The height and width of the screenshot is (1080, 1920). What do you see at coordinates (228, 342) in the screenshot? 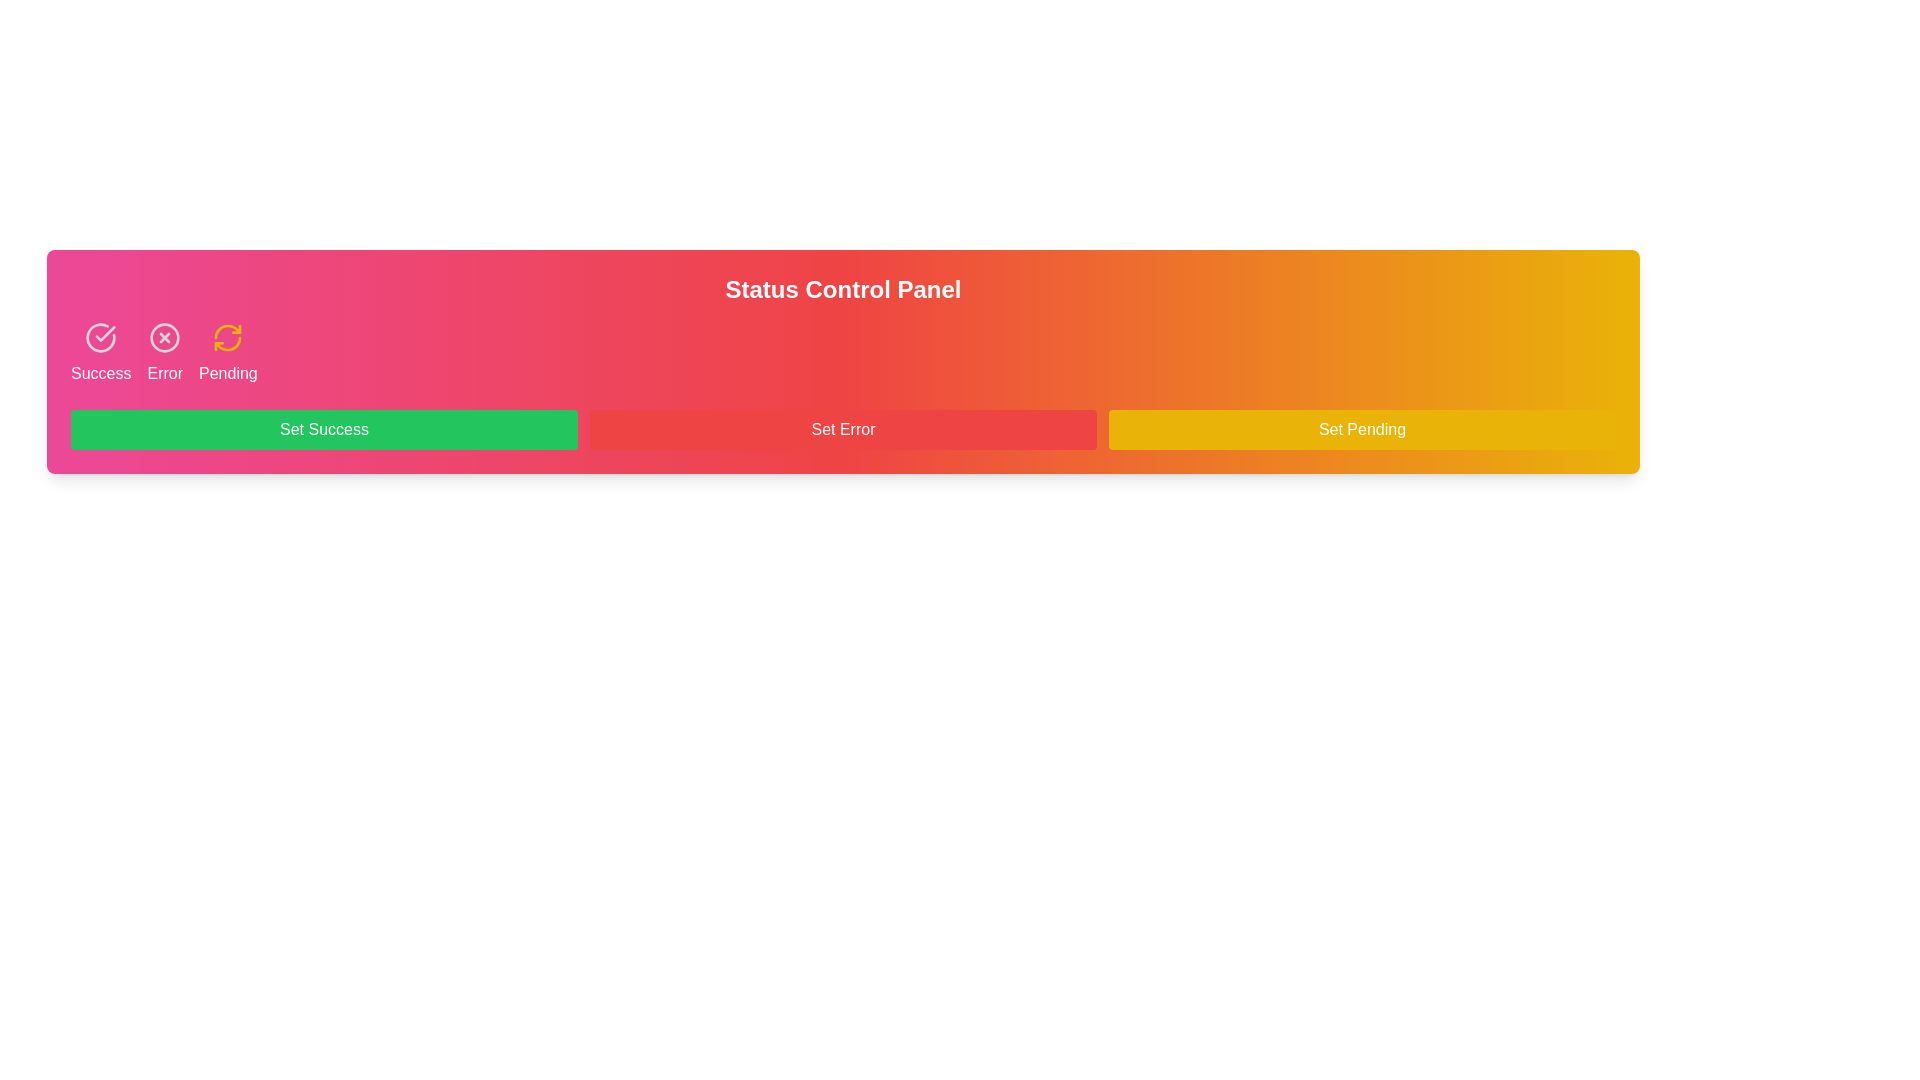
I see `the surrounding area of the yellow curved arrow refresh icon located in the 'Pending' section of the control panel` at bounding box center [228, 342].